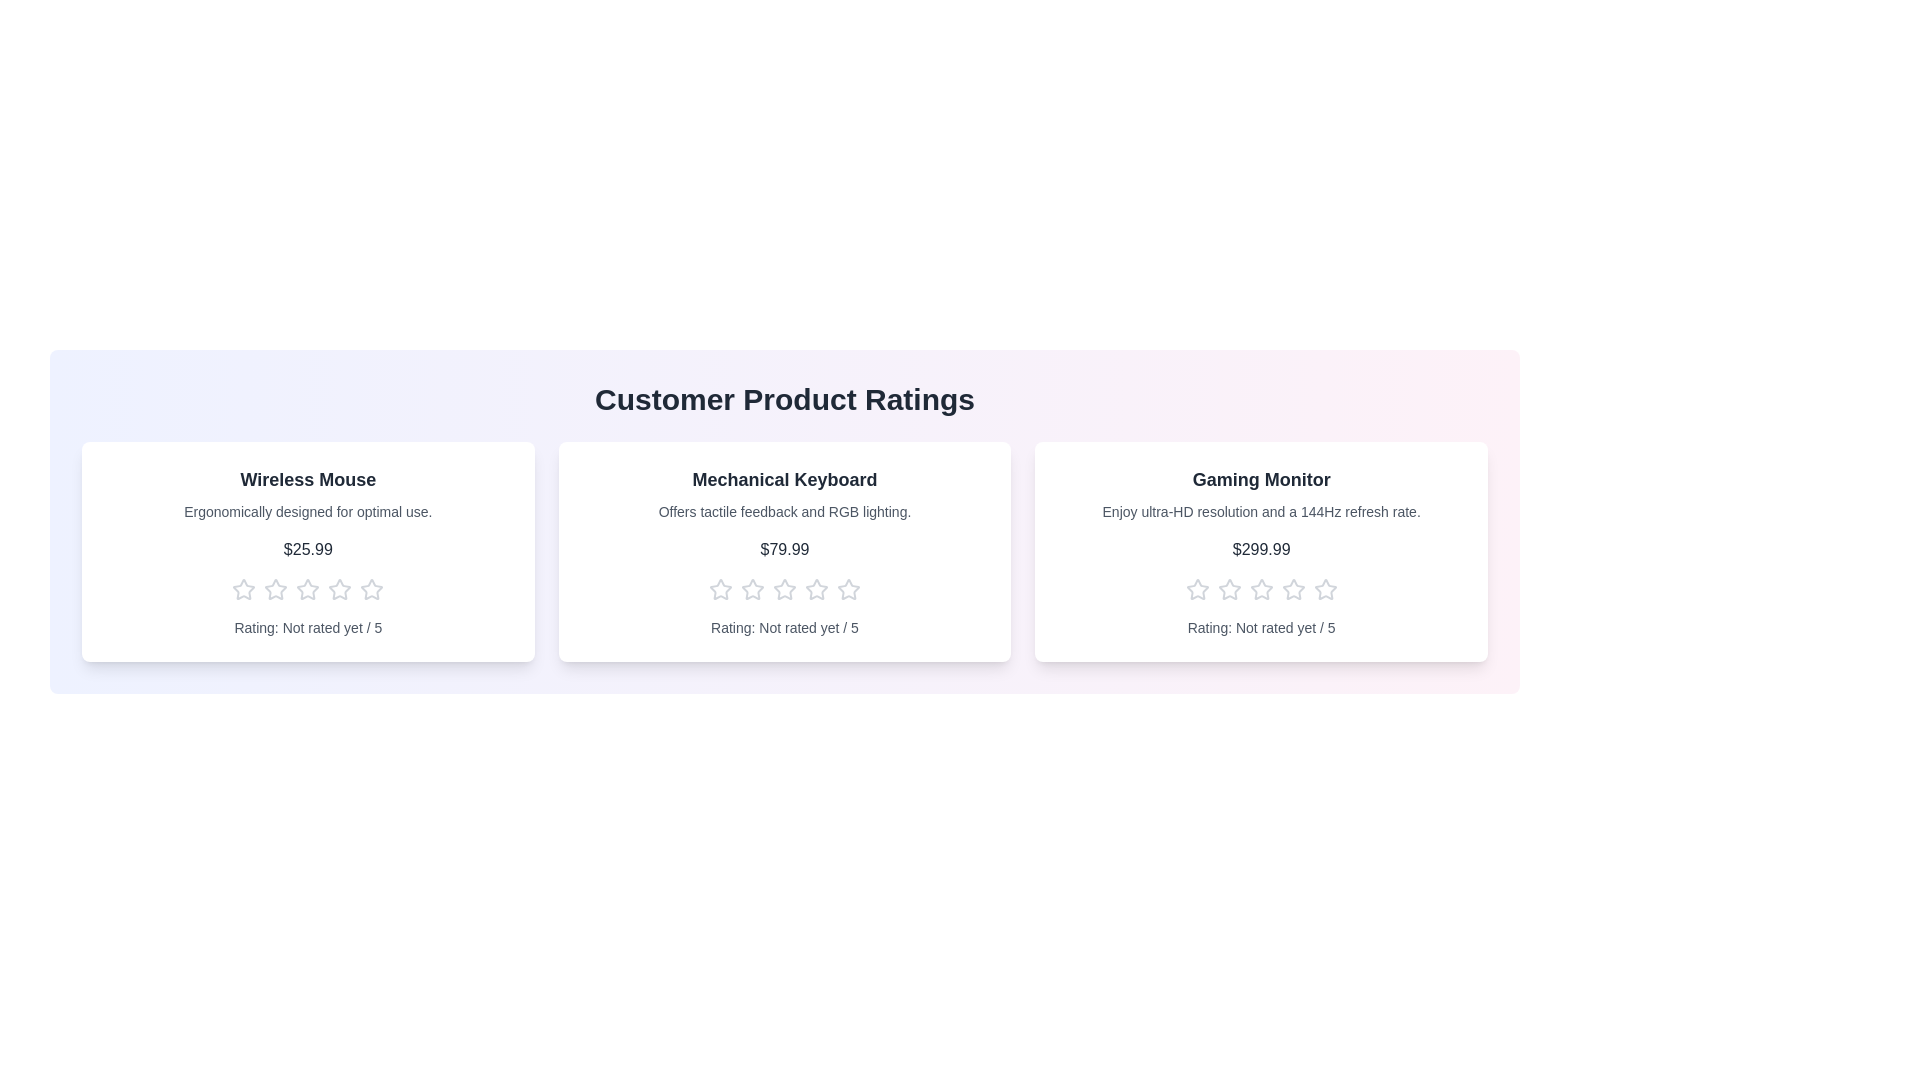 The height and width of the screenshot is (1080, 1920). What do you see at coordinates (1324, 589) in the screenshot?
I see `the star corresponding to the rating 5 for the product Gaming Monitor` at bounding box center [1324, 589].